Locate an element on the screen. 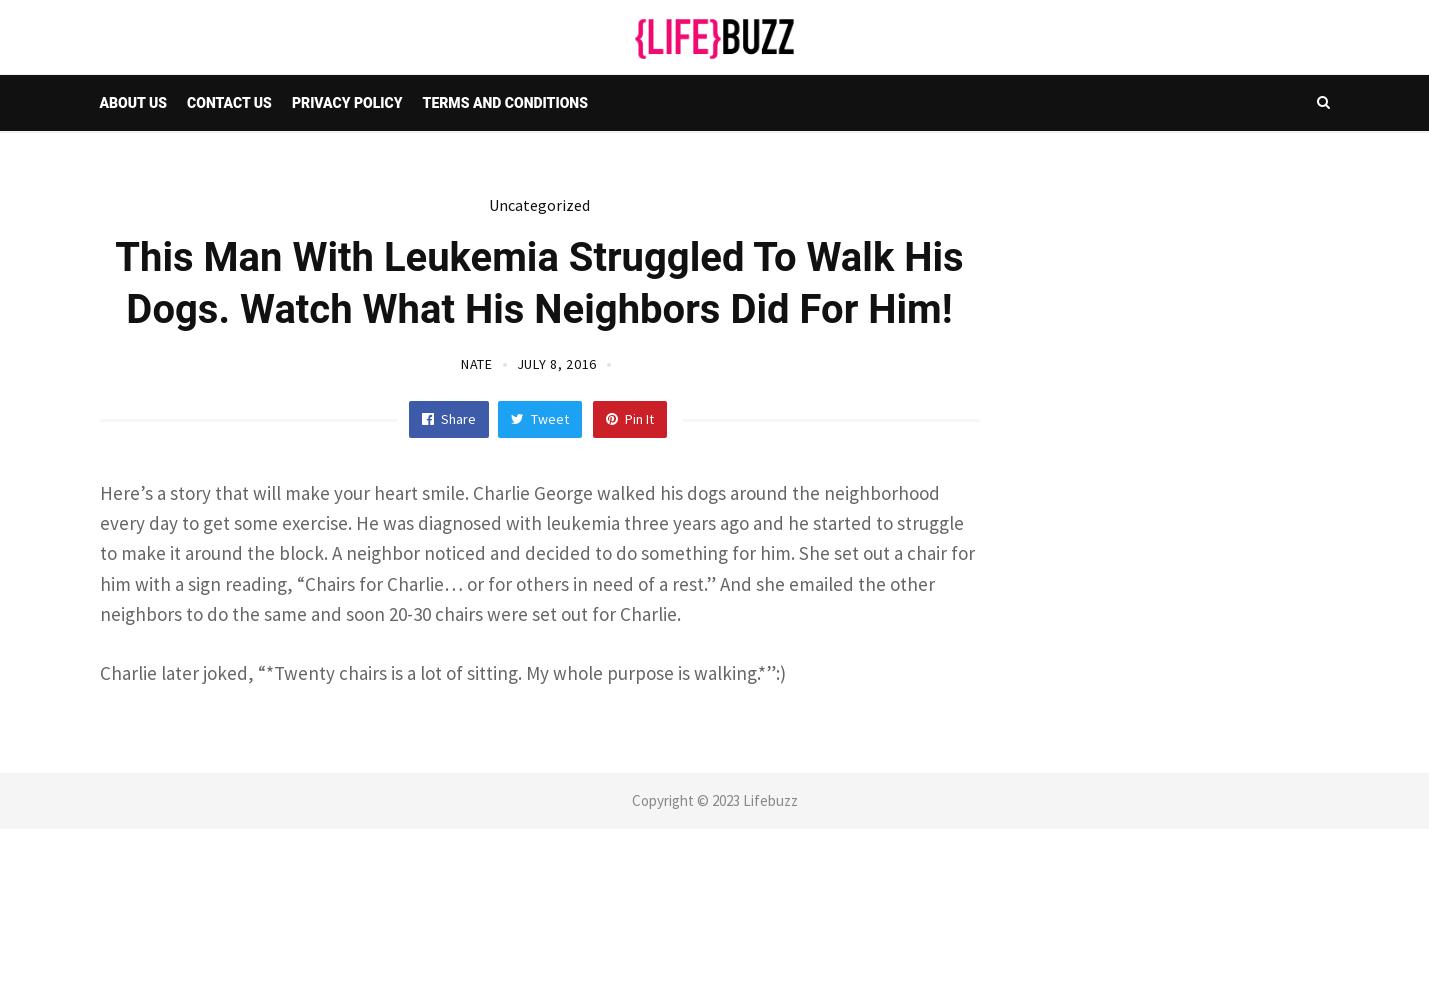 This screenshot has height=1000, width=1429. 'Tweet' is located at coordinates (526, 419).